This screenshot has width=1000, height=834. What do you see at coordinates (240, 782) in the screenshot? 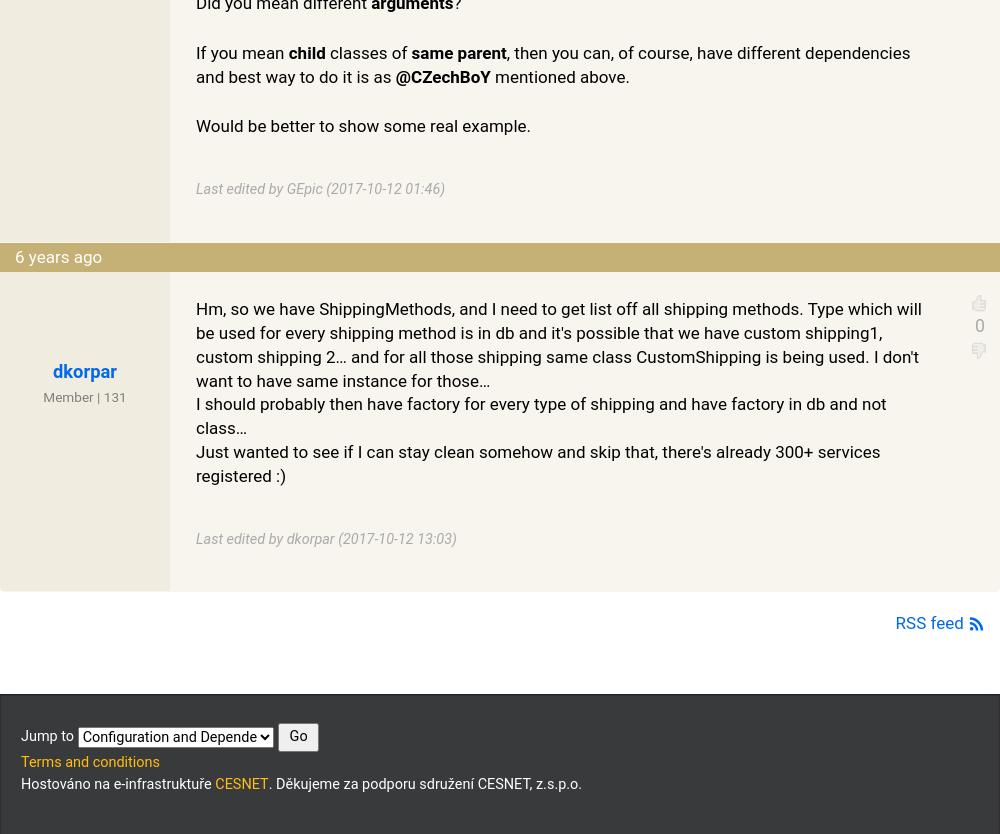
I see `'CESNET'` at bounding box center [240, 782].